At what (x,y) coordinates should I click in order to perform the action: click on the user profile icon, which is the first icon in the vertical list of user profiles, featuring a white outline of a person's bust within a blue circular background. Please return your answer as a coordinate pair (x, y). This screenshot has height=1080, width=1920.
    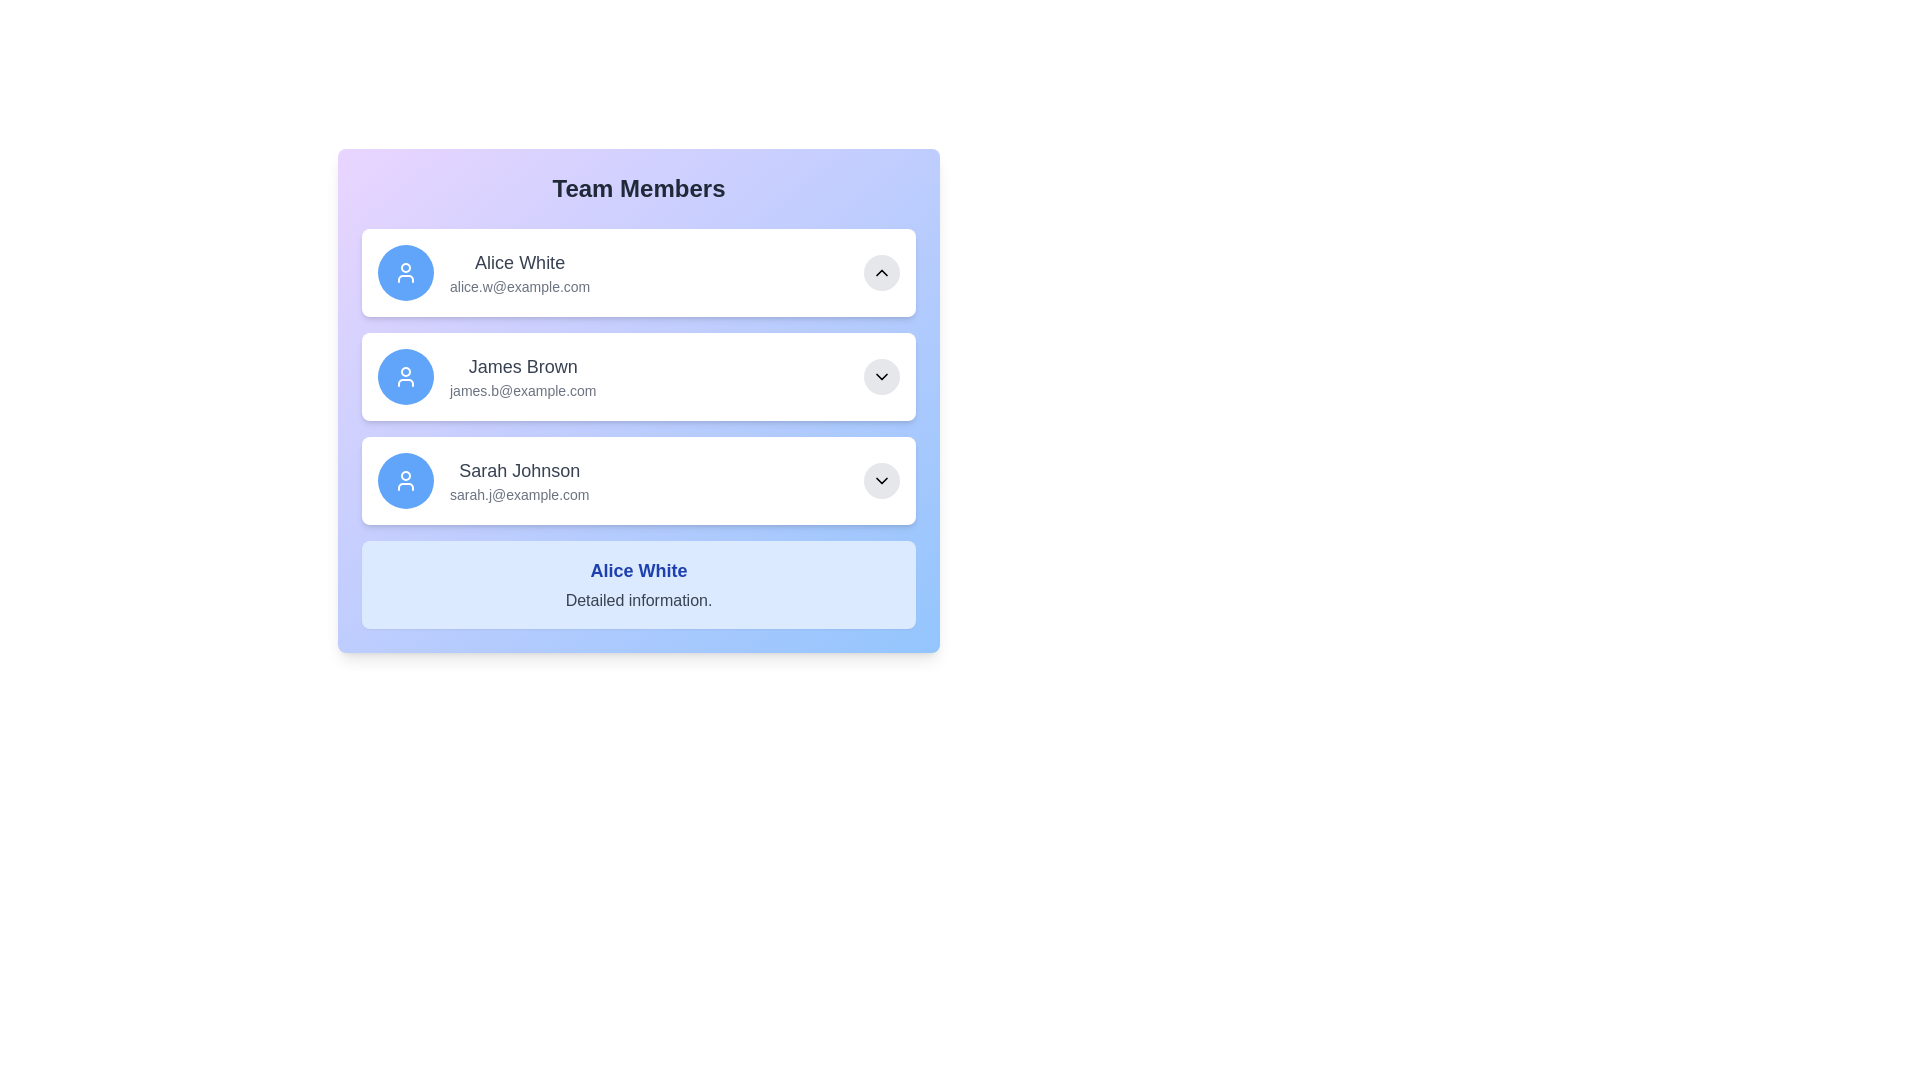
    Looking at the image, I should click on (405, 481).